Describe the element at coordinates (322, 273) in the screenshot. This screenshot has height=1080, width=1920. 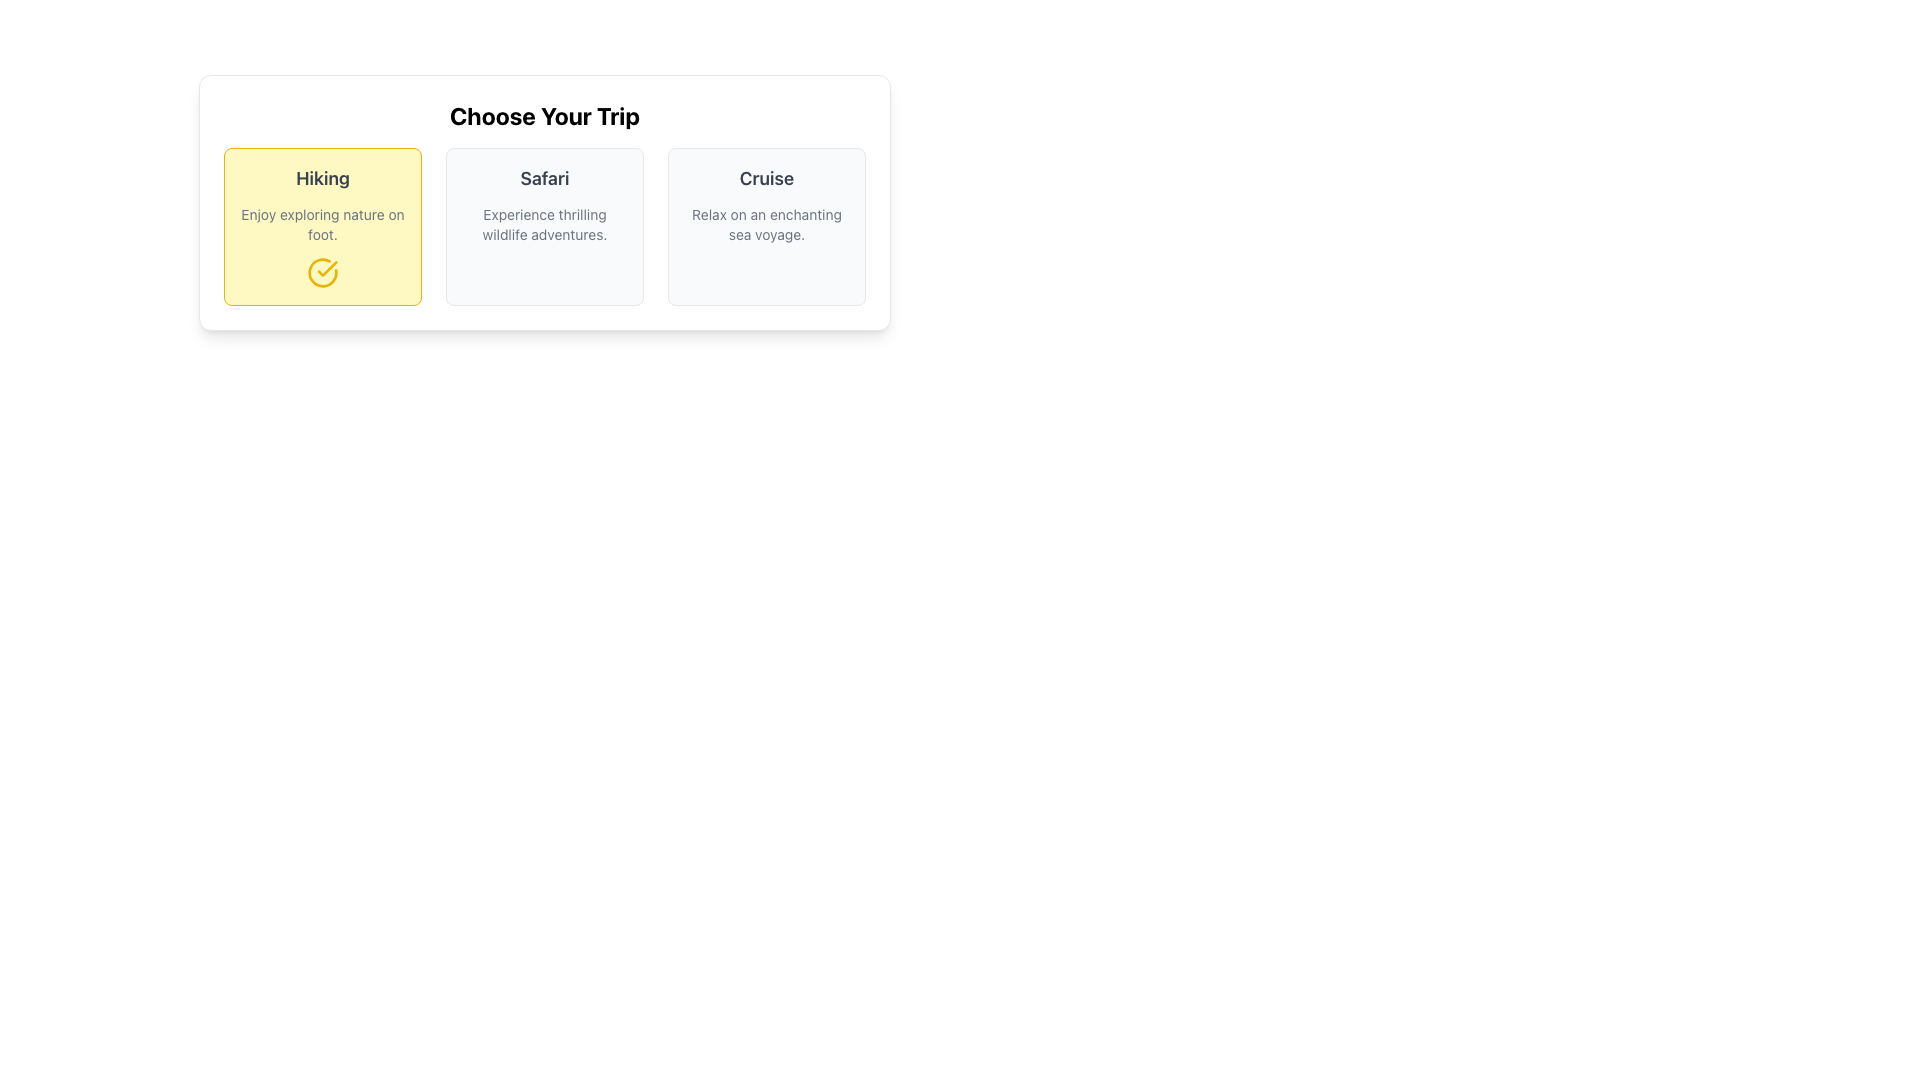
I see `the yellow circular icon with a checkmark symbol located at the bottom-right of the 'Hiking' card` at that location.